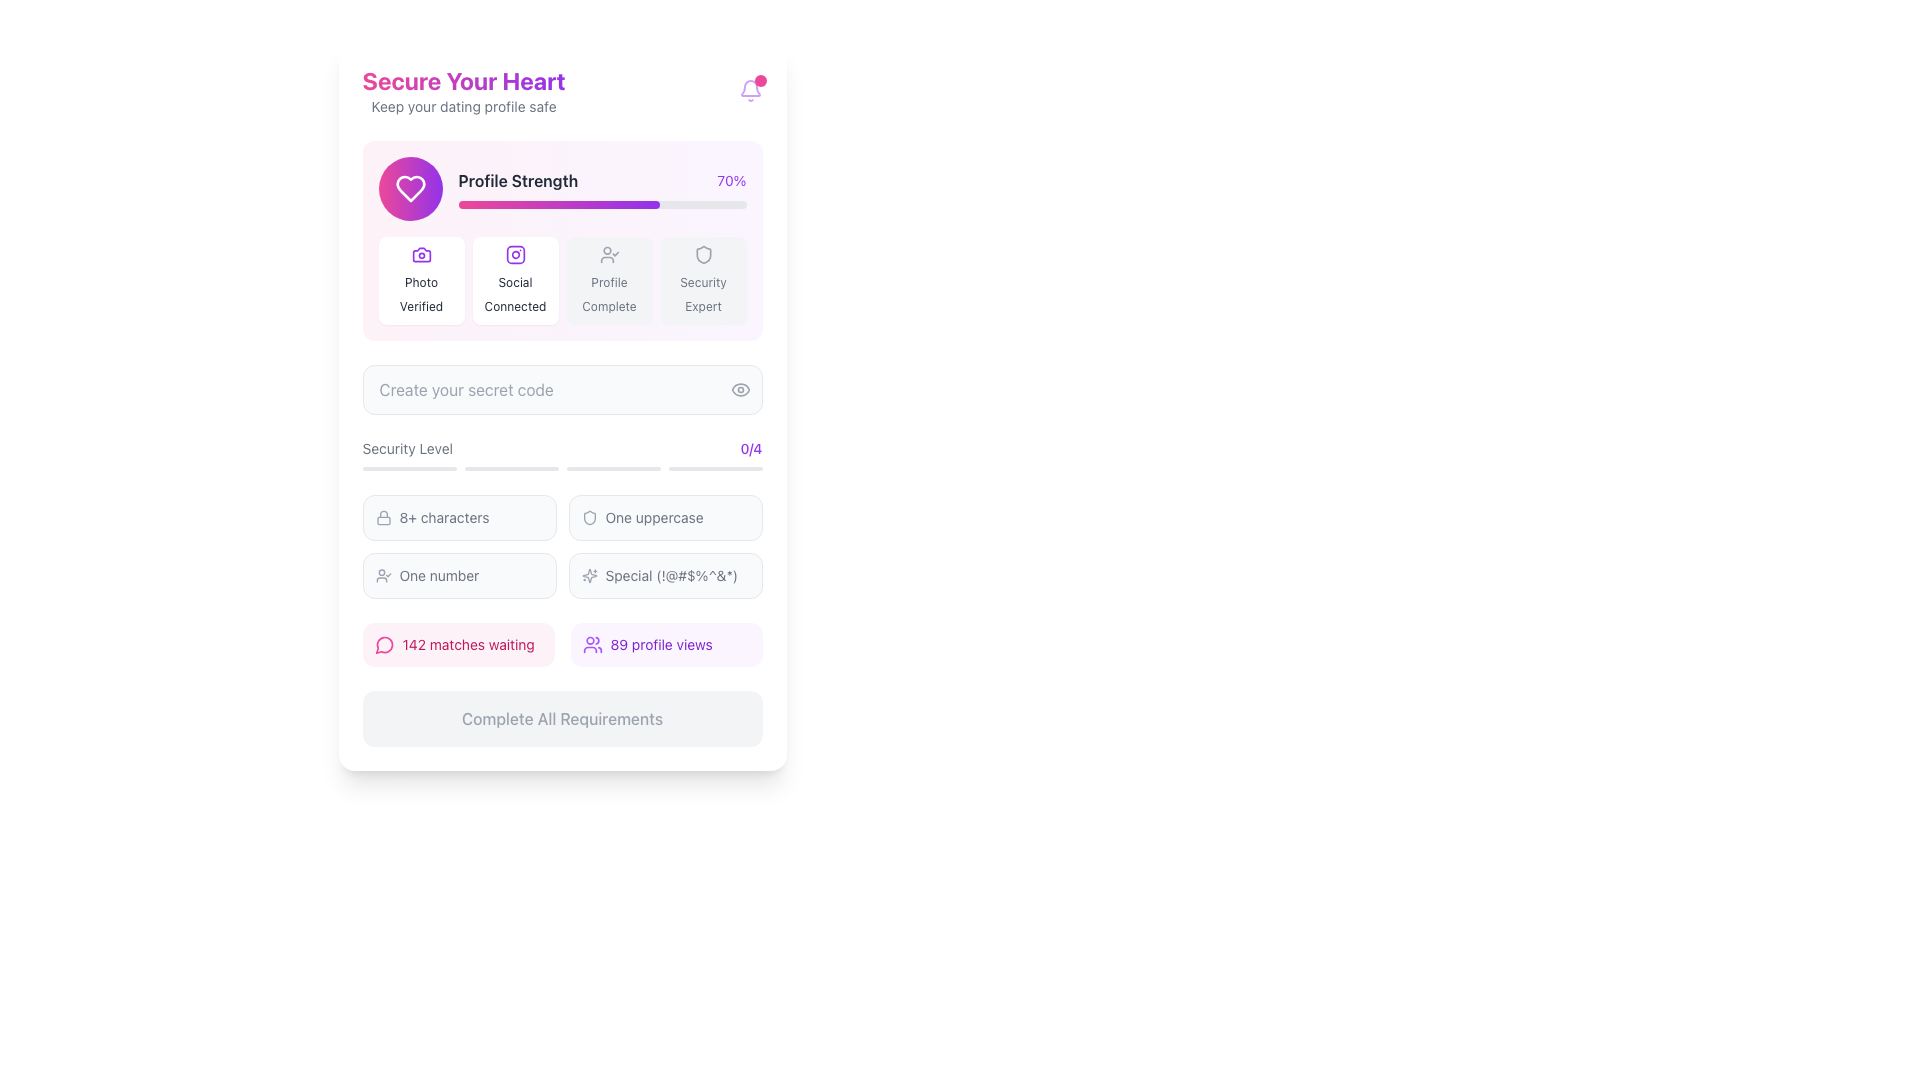  I want to click on the leftmost informational button in the lower portion of the vertically stacked UI panel, so click(457, 644).